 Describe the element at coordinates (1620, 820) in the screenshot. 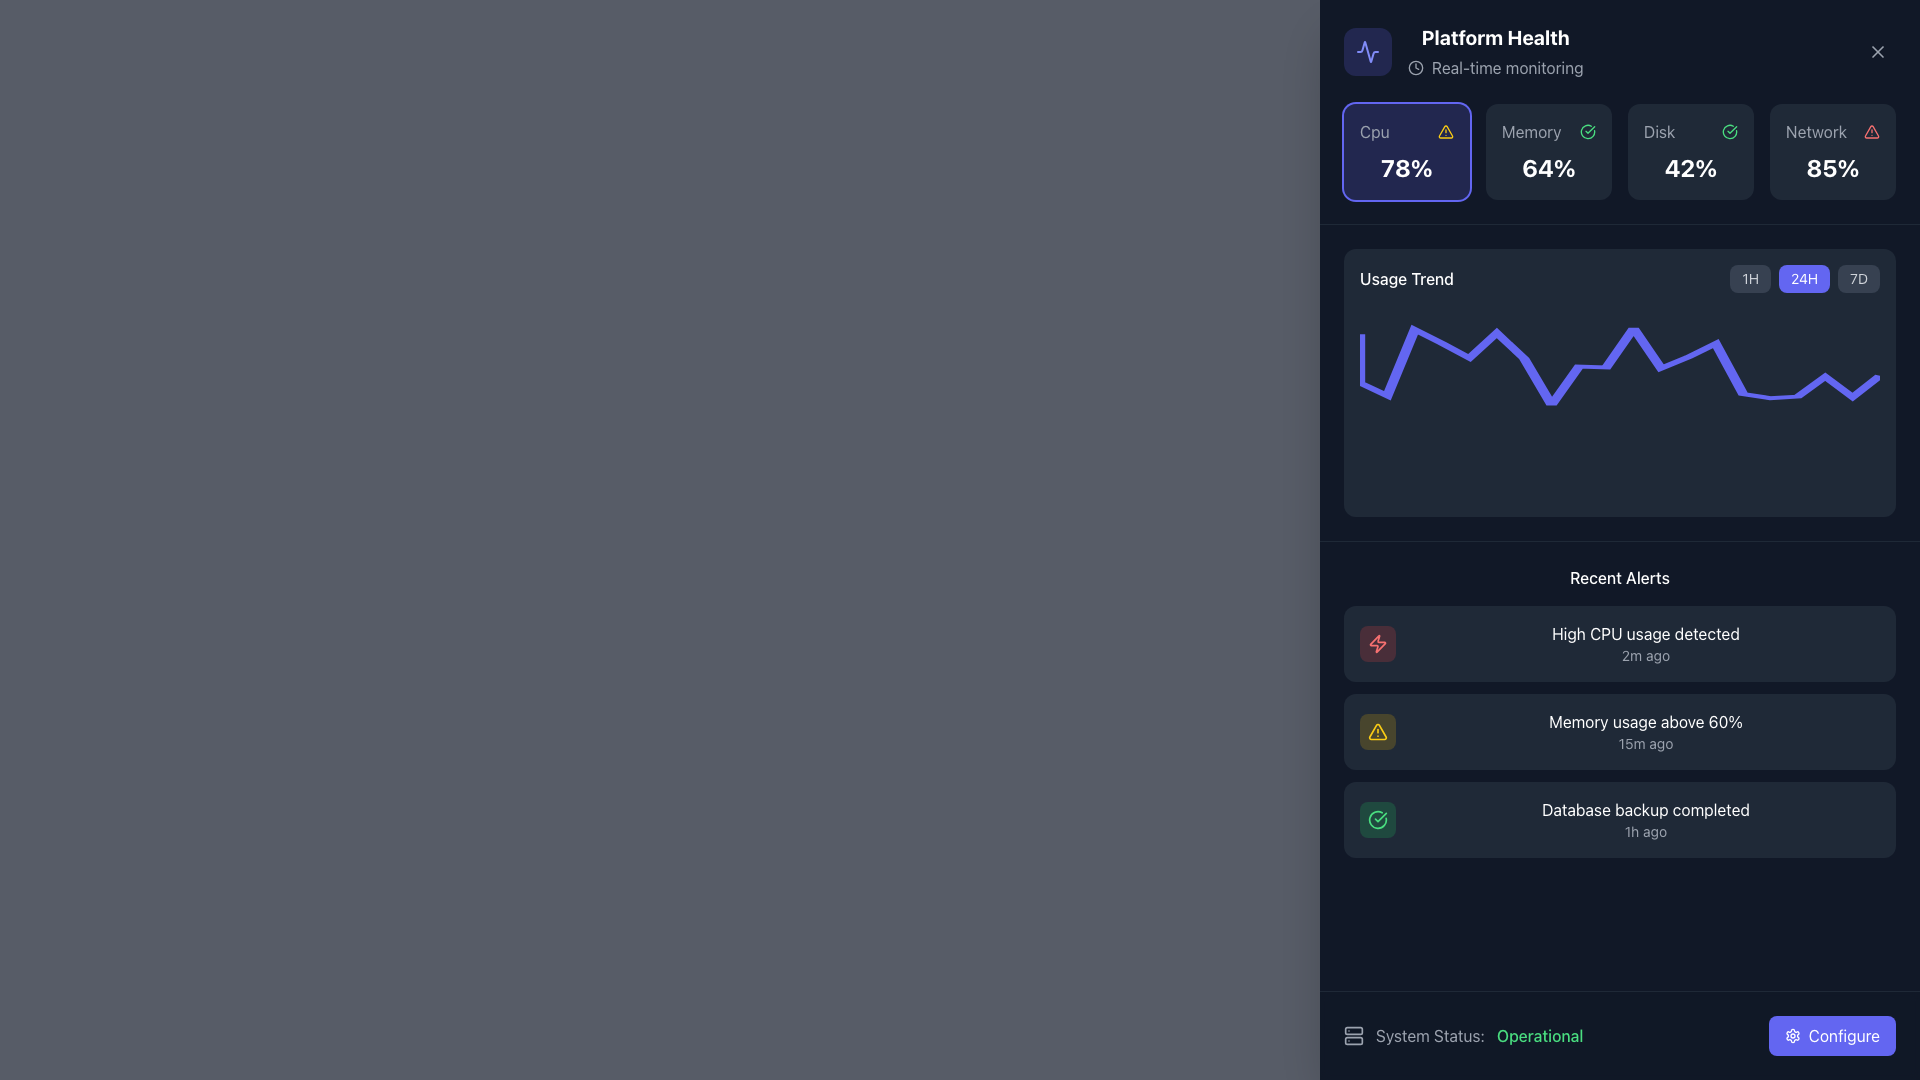

I see `the Notification card element that displays the completed database backup operation in the 'Recent Alerts' section` at that location.